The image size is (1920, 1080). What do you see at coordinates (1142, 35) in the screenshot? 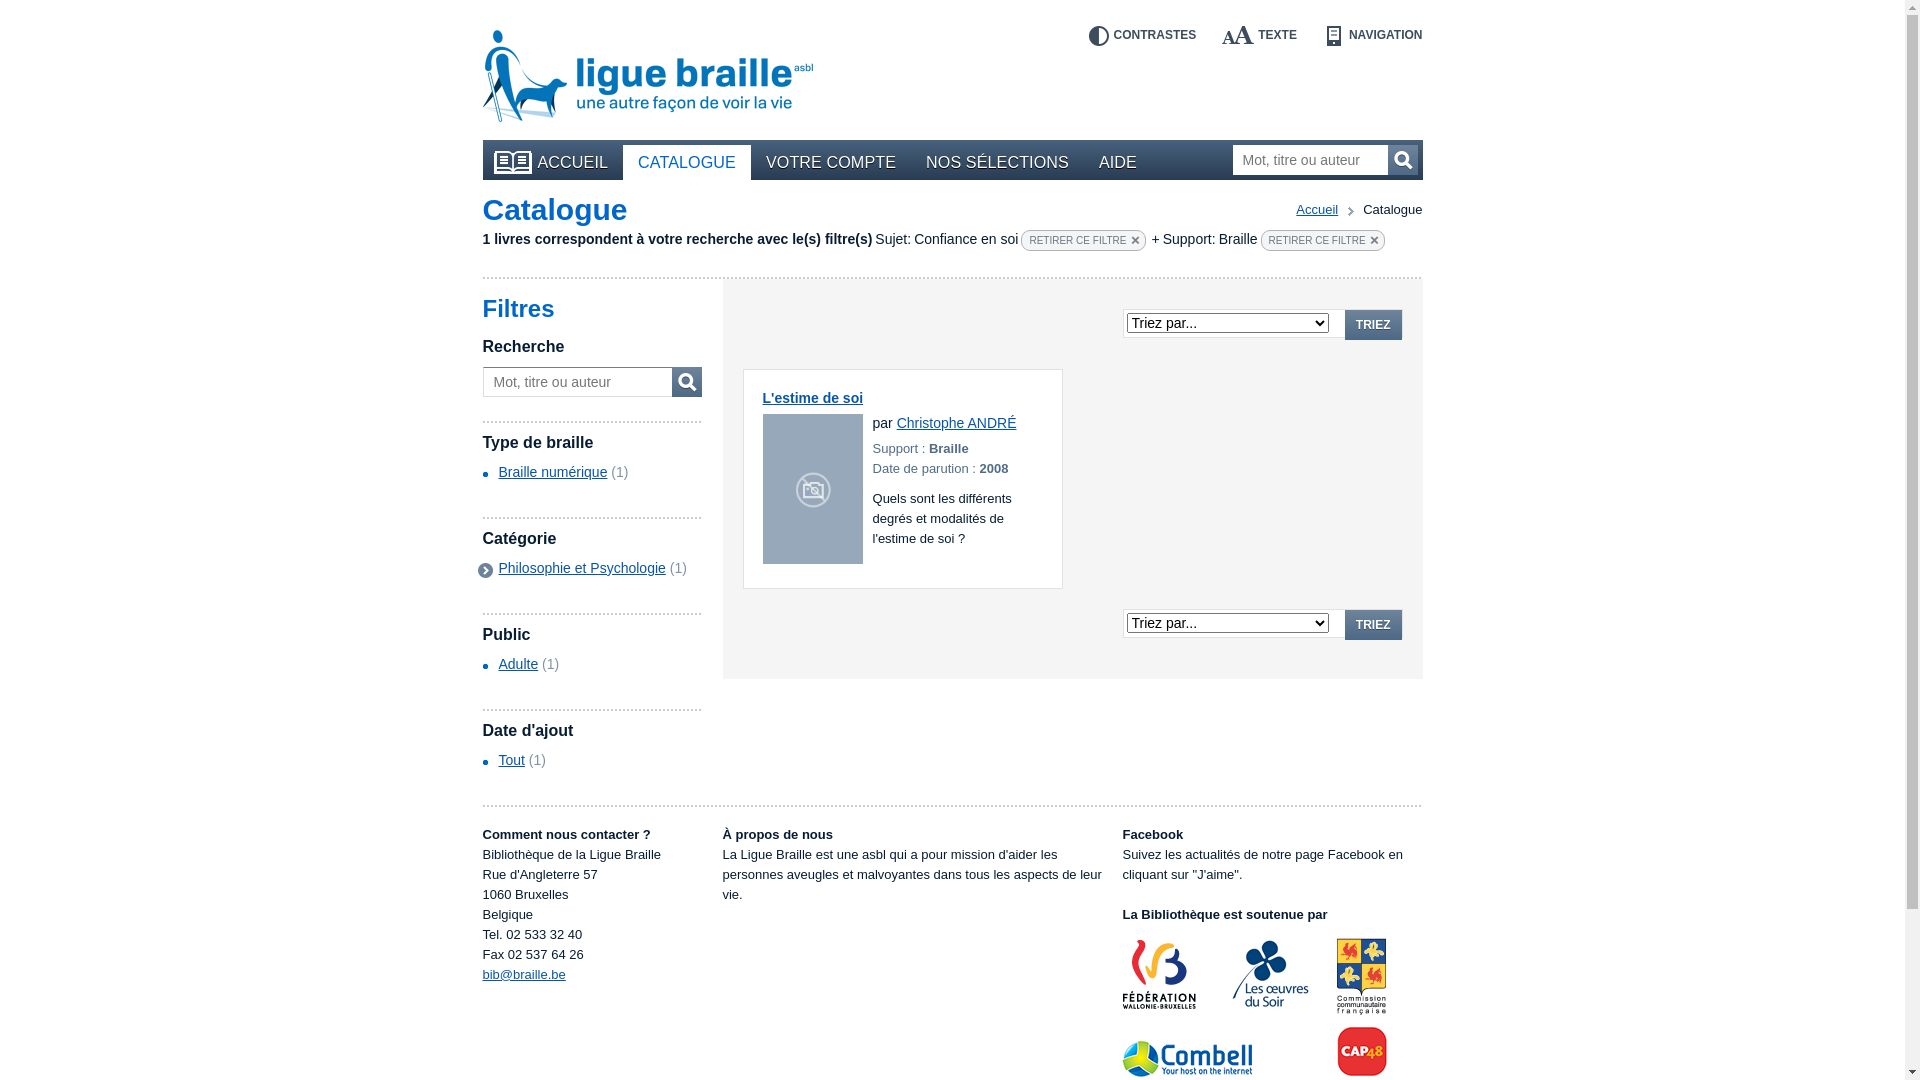
I see `'CONTRASTES'` at bounding box center [1142, 35].